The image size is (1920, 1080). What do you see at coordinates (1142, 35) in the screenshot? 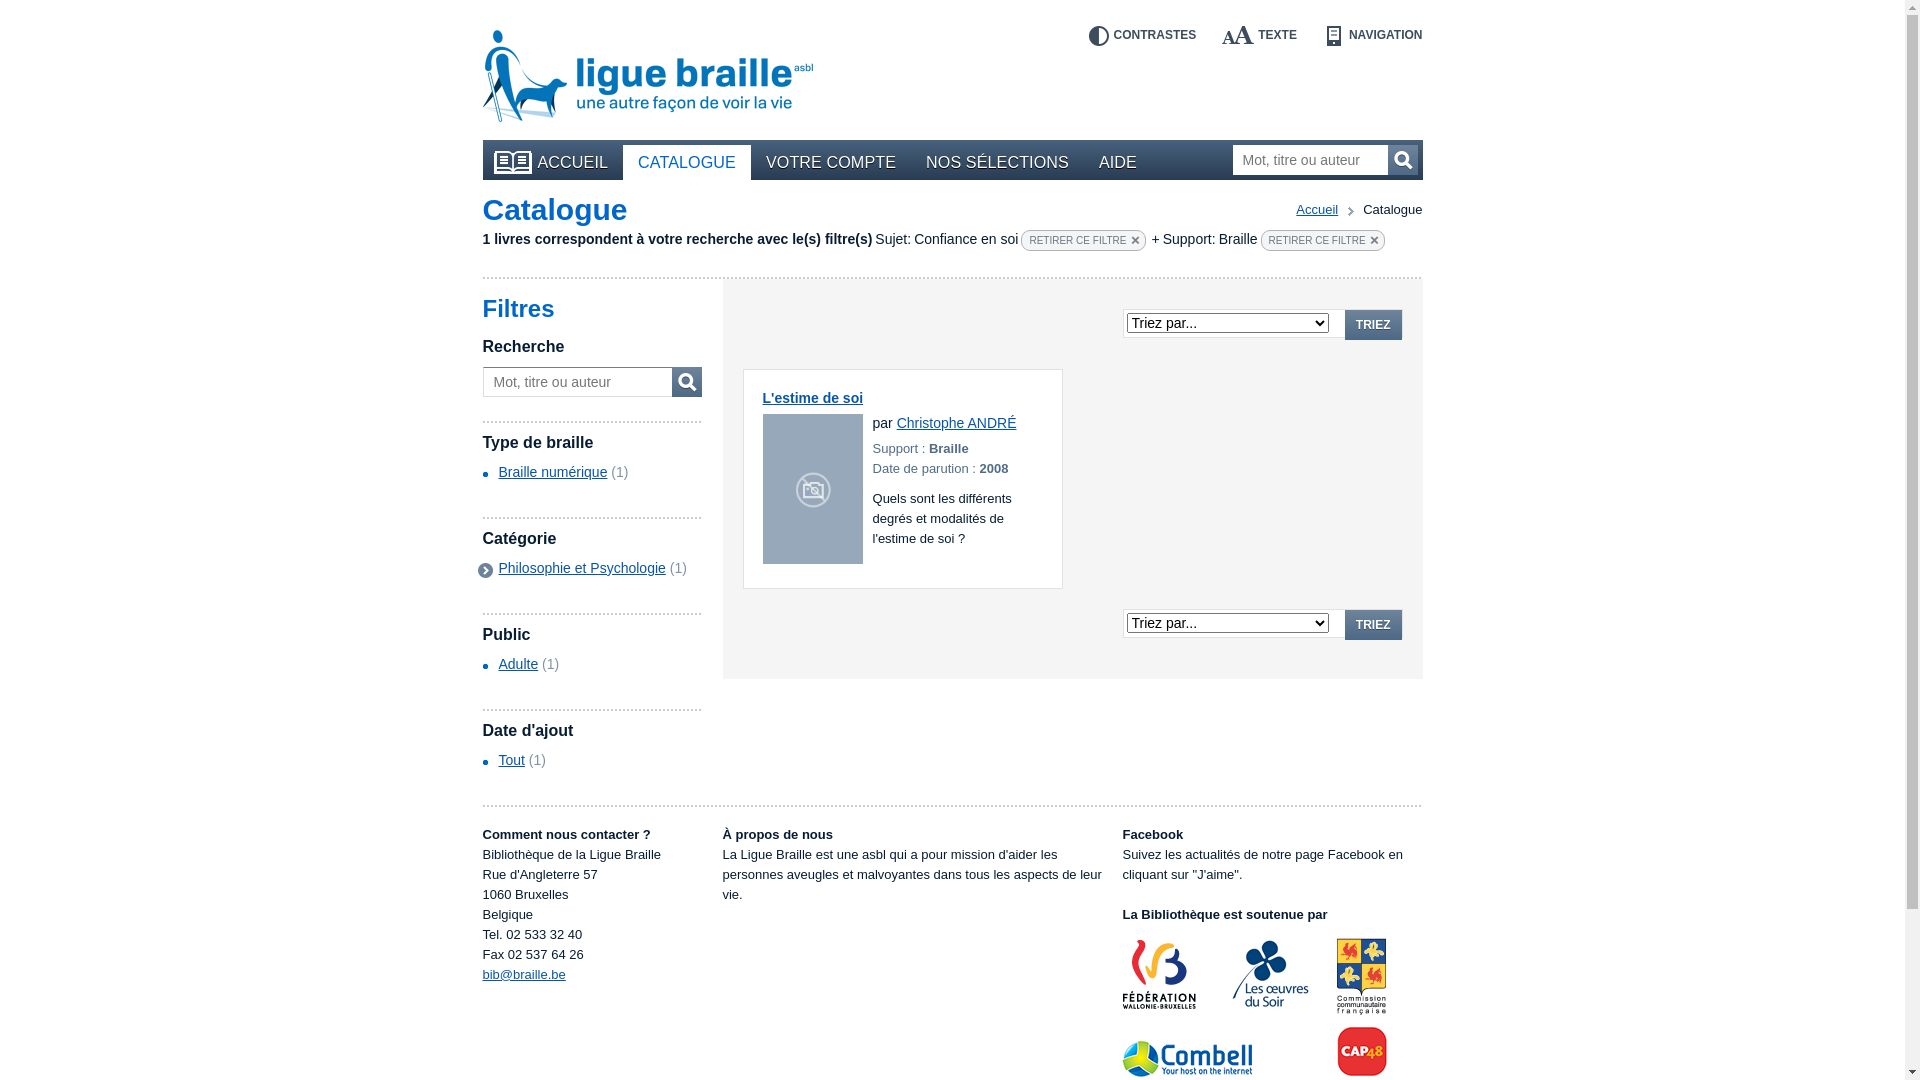
I see `'CONTRASTES'` at bounding box center [1142, 35].